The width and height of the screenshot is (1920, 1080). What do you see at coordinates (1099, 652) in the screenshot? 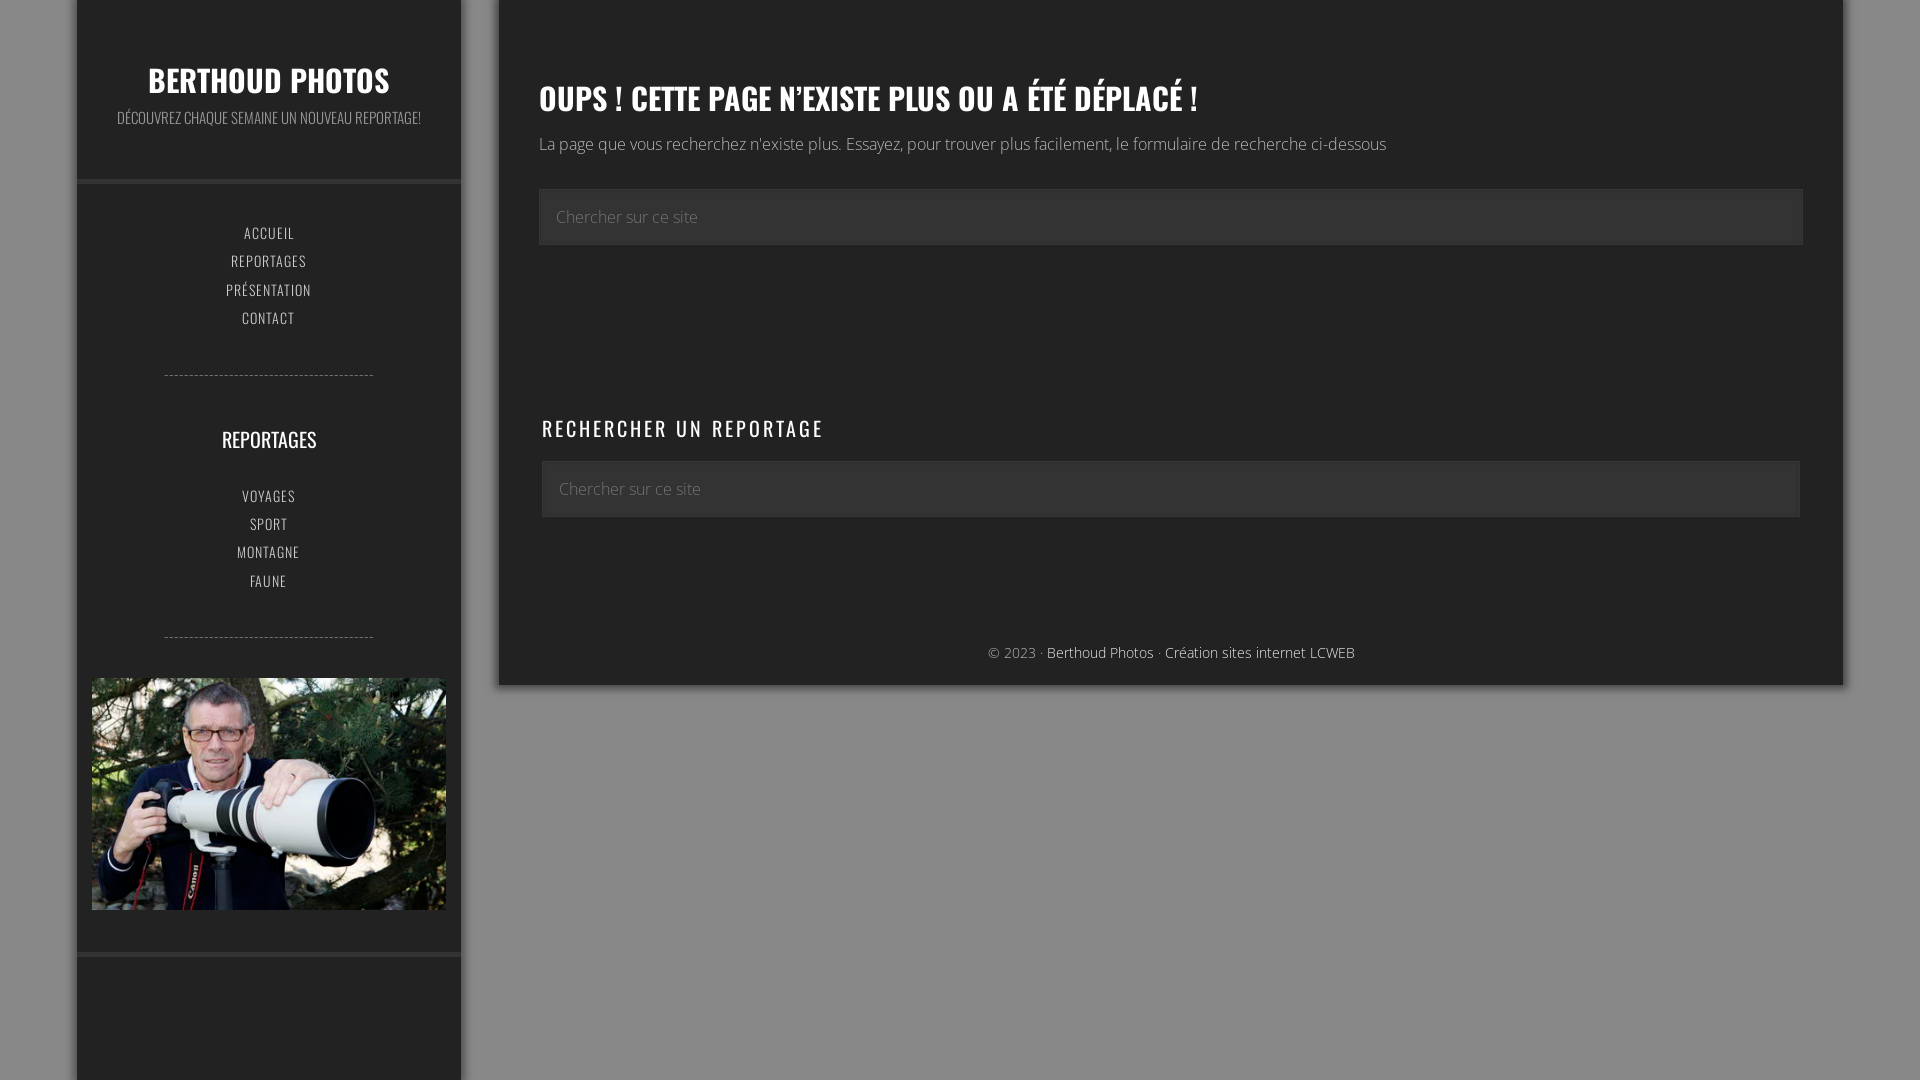
I see `'Berthoud Photos'` at bounding box center [1099, 652].